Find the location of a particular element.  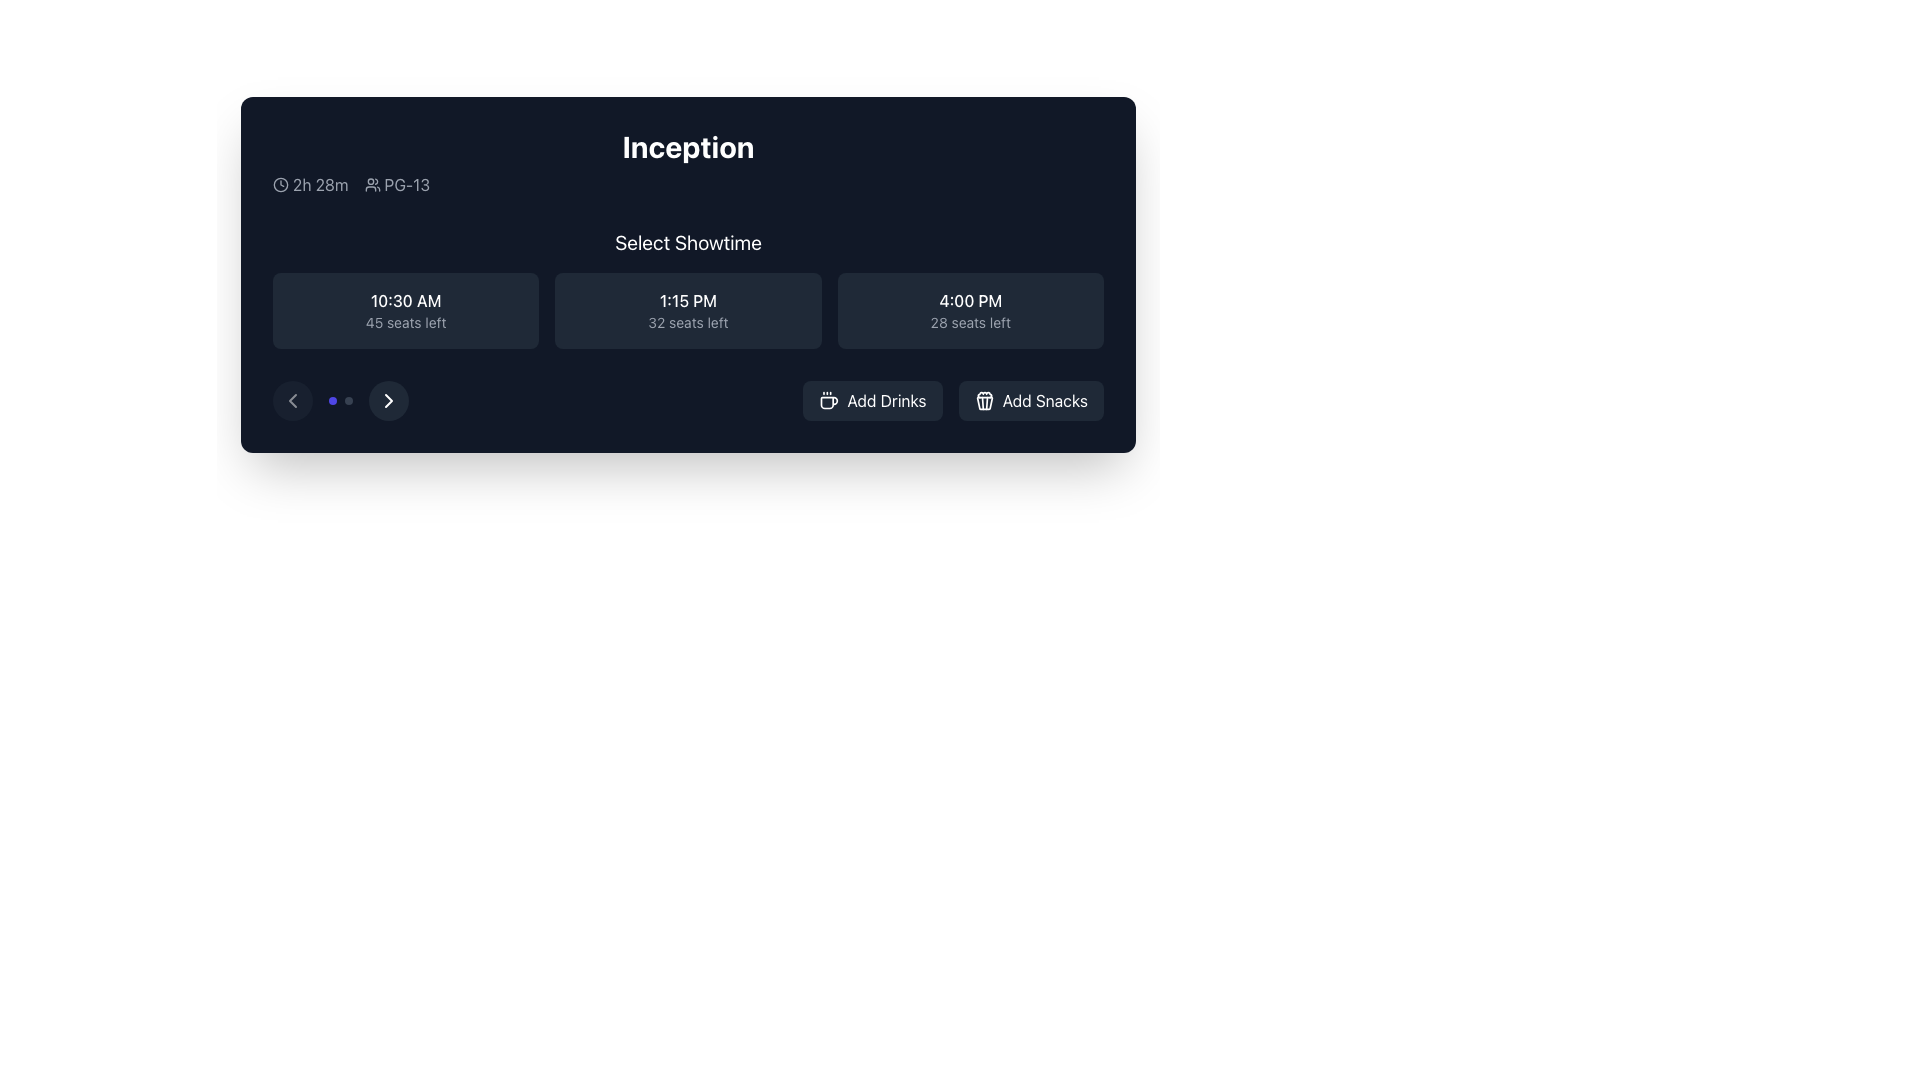

the informational text element indicating the number of available seats for the showtime at 1:15 PM, located within the 'Select Showtime' section is located at coordinates (688, 322).